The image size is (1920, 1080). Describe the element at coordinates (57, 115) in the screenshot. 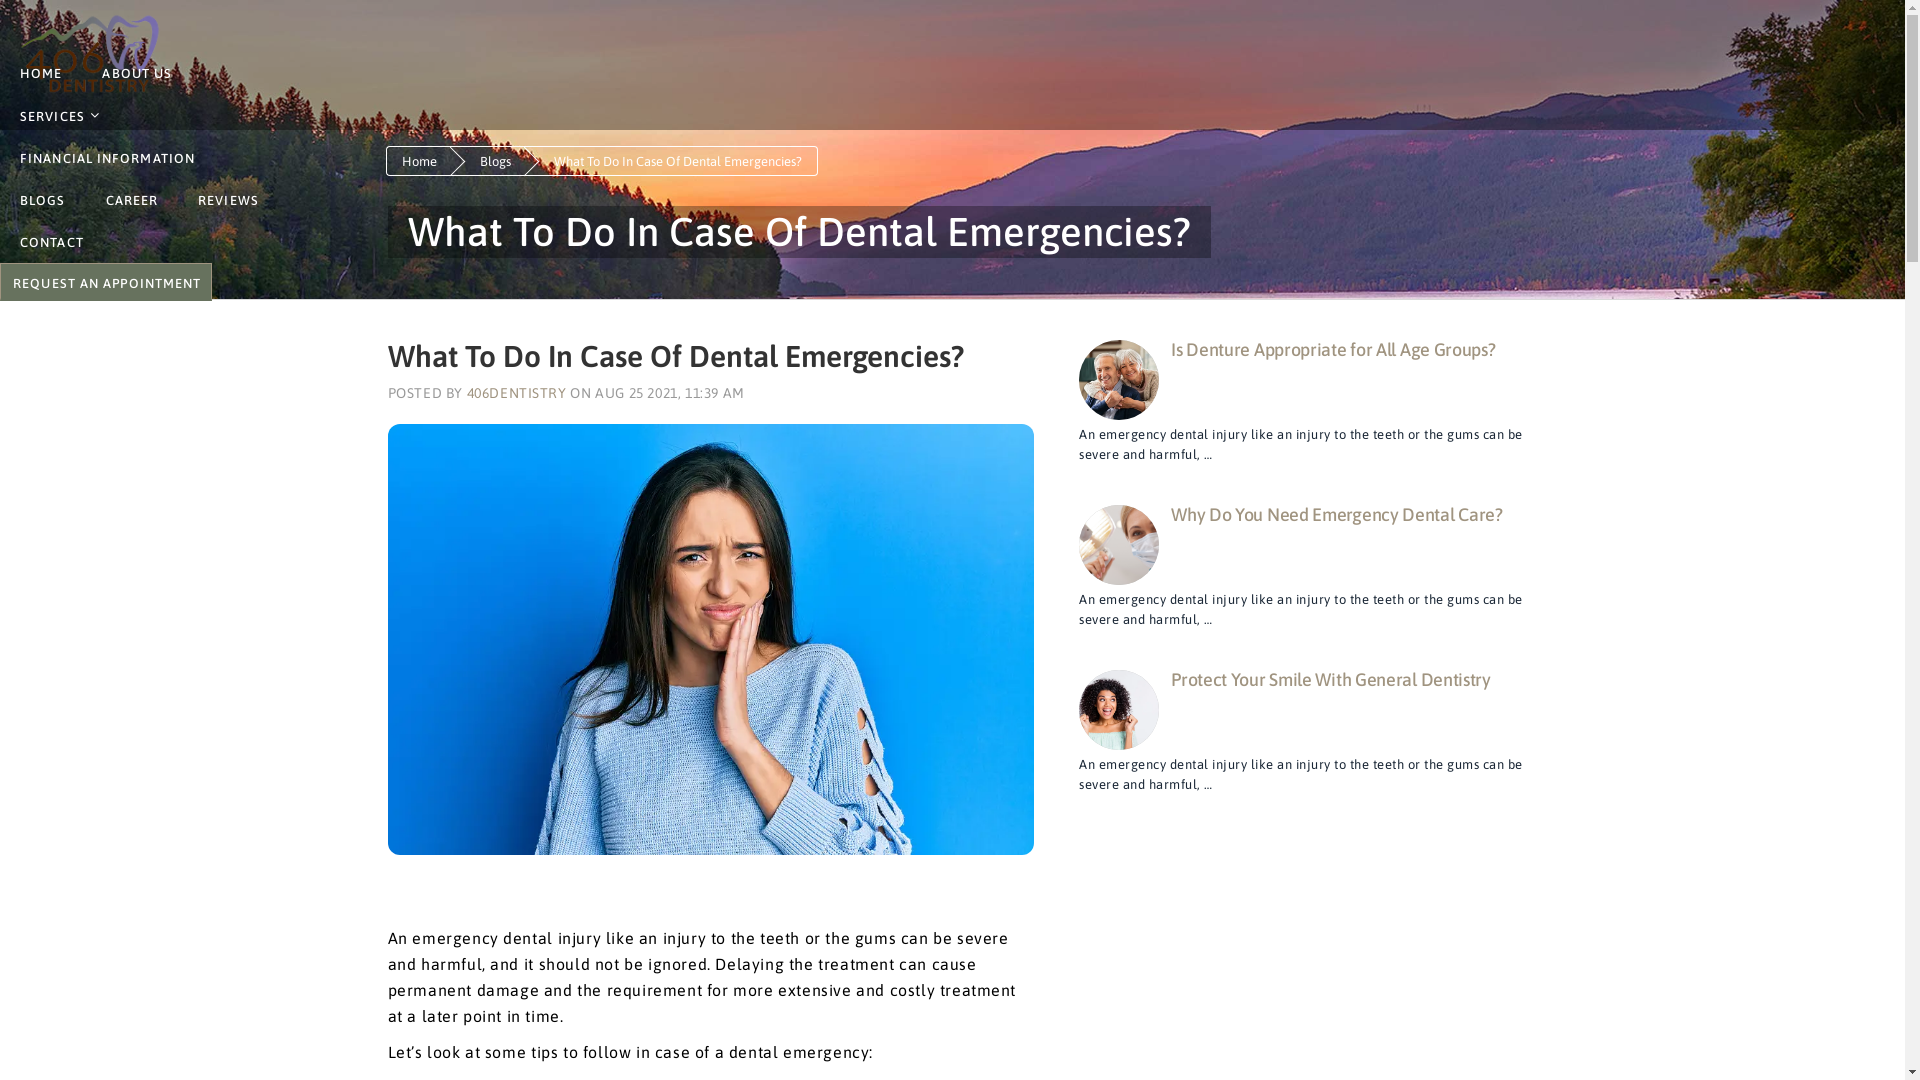

I see `'SERVICES'` at that location.